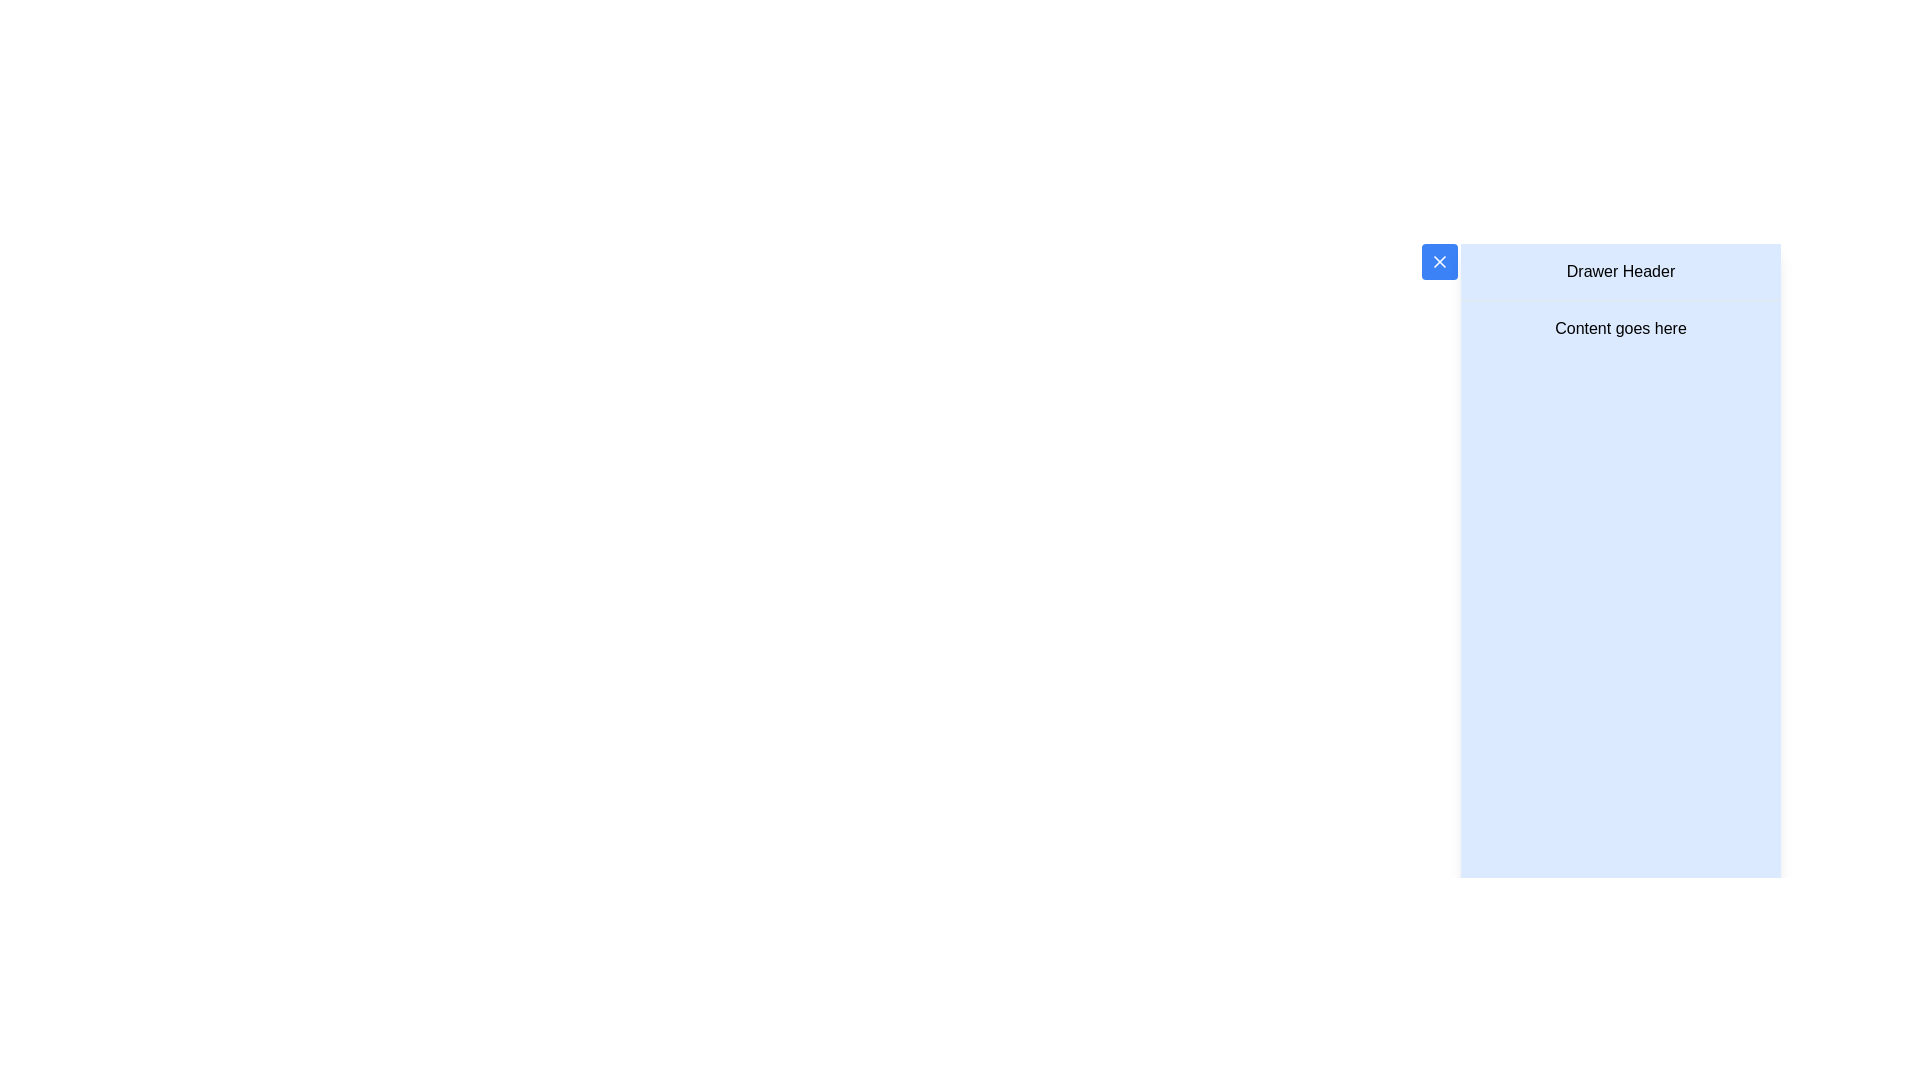 This screenshot has height=1080, width=1920. Describe the element at coordinates (1438, 261) in the screenshot. I see `the close button icon located at the top-left corner of the sidebar header` at that location.